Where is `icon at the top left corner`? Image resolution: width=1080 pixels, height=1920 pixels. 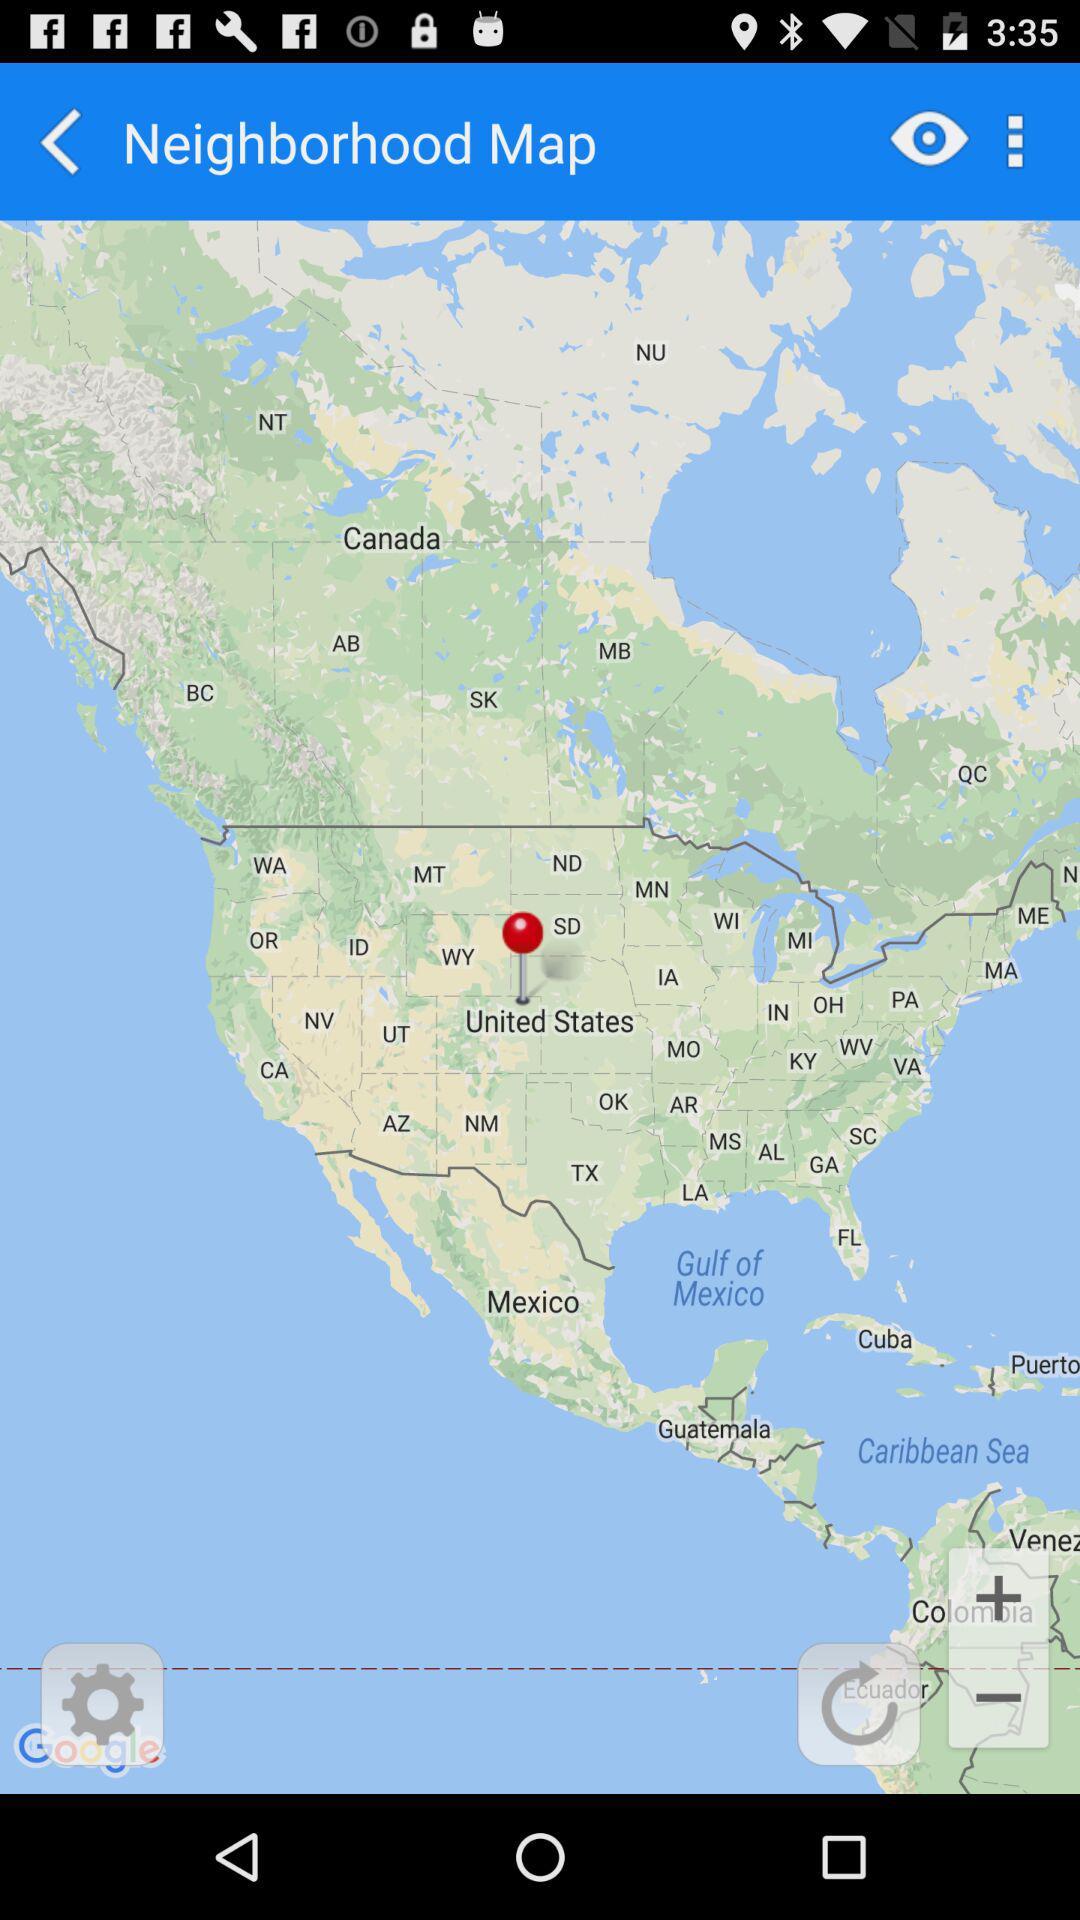
icon at the top left corner is located at coordinates (60, 140).